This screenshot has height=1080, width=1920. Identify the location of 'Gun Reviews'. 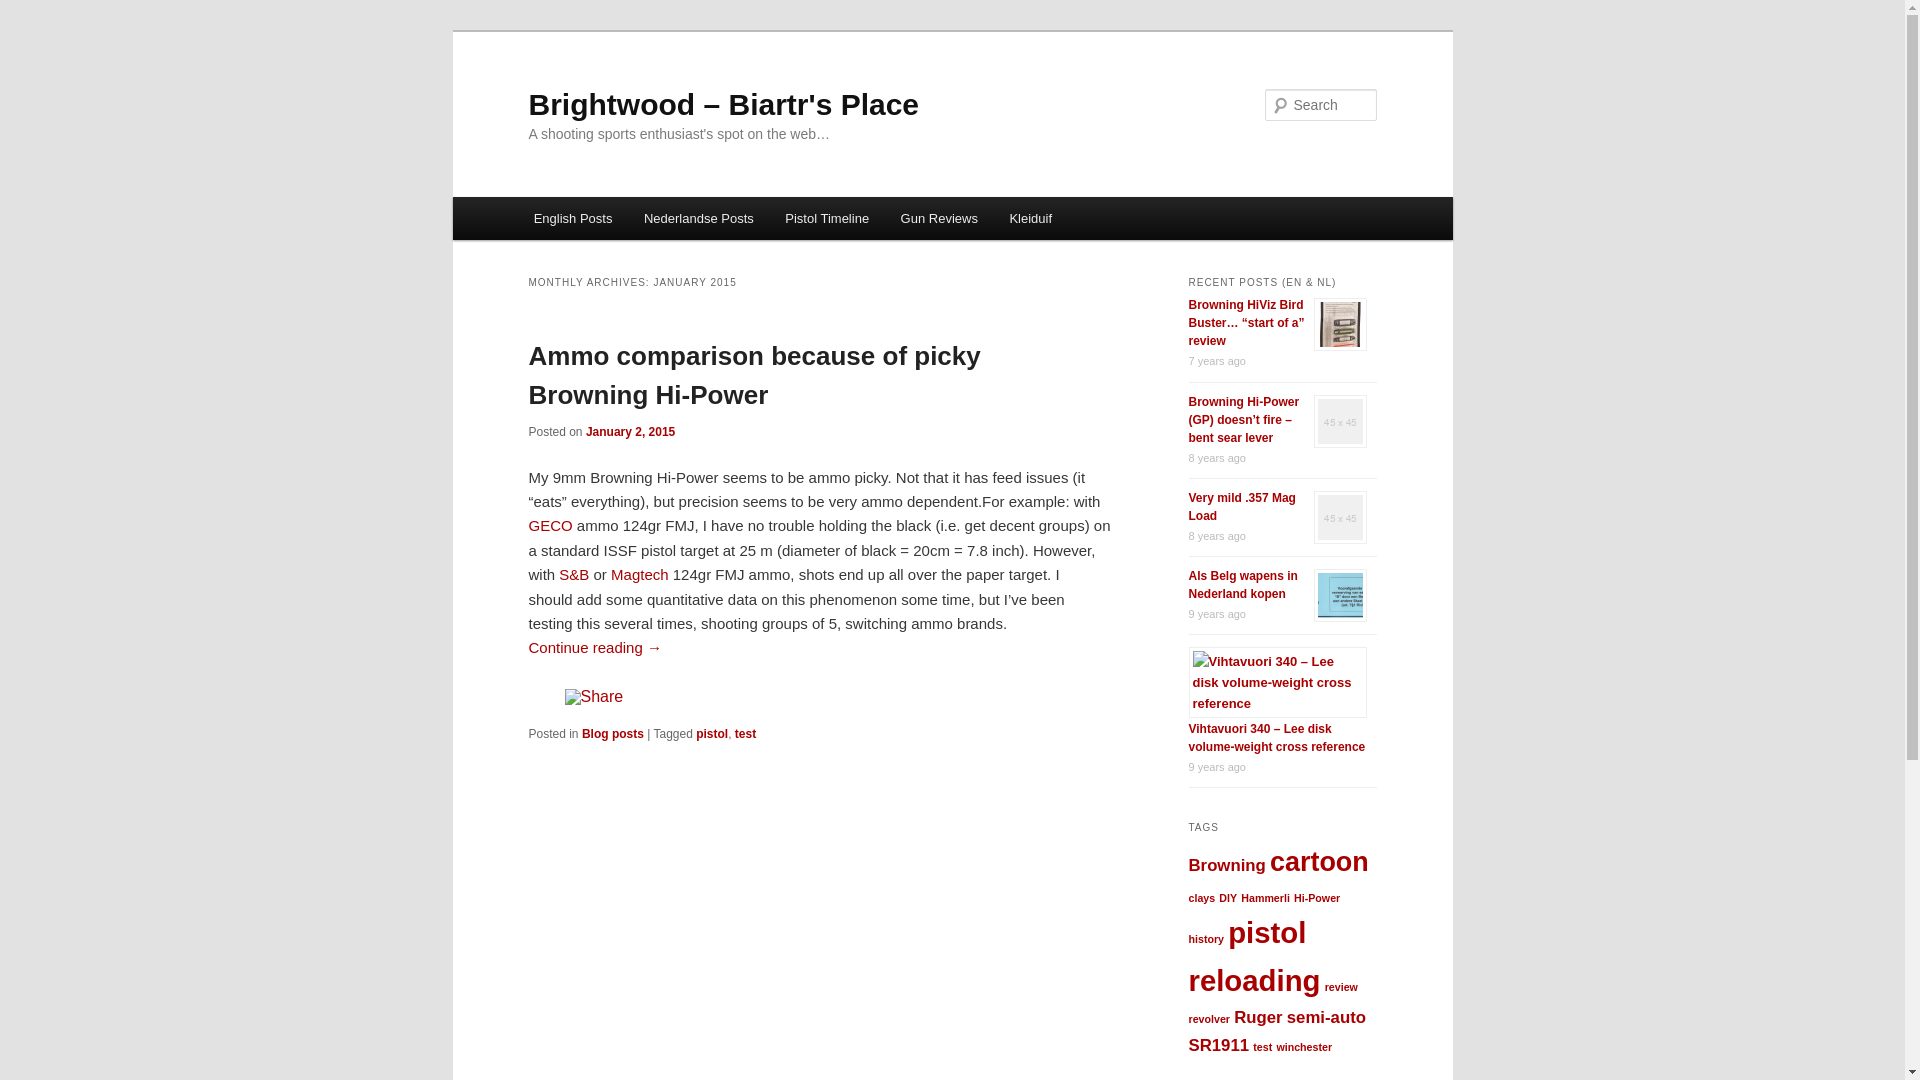
(938, 218).